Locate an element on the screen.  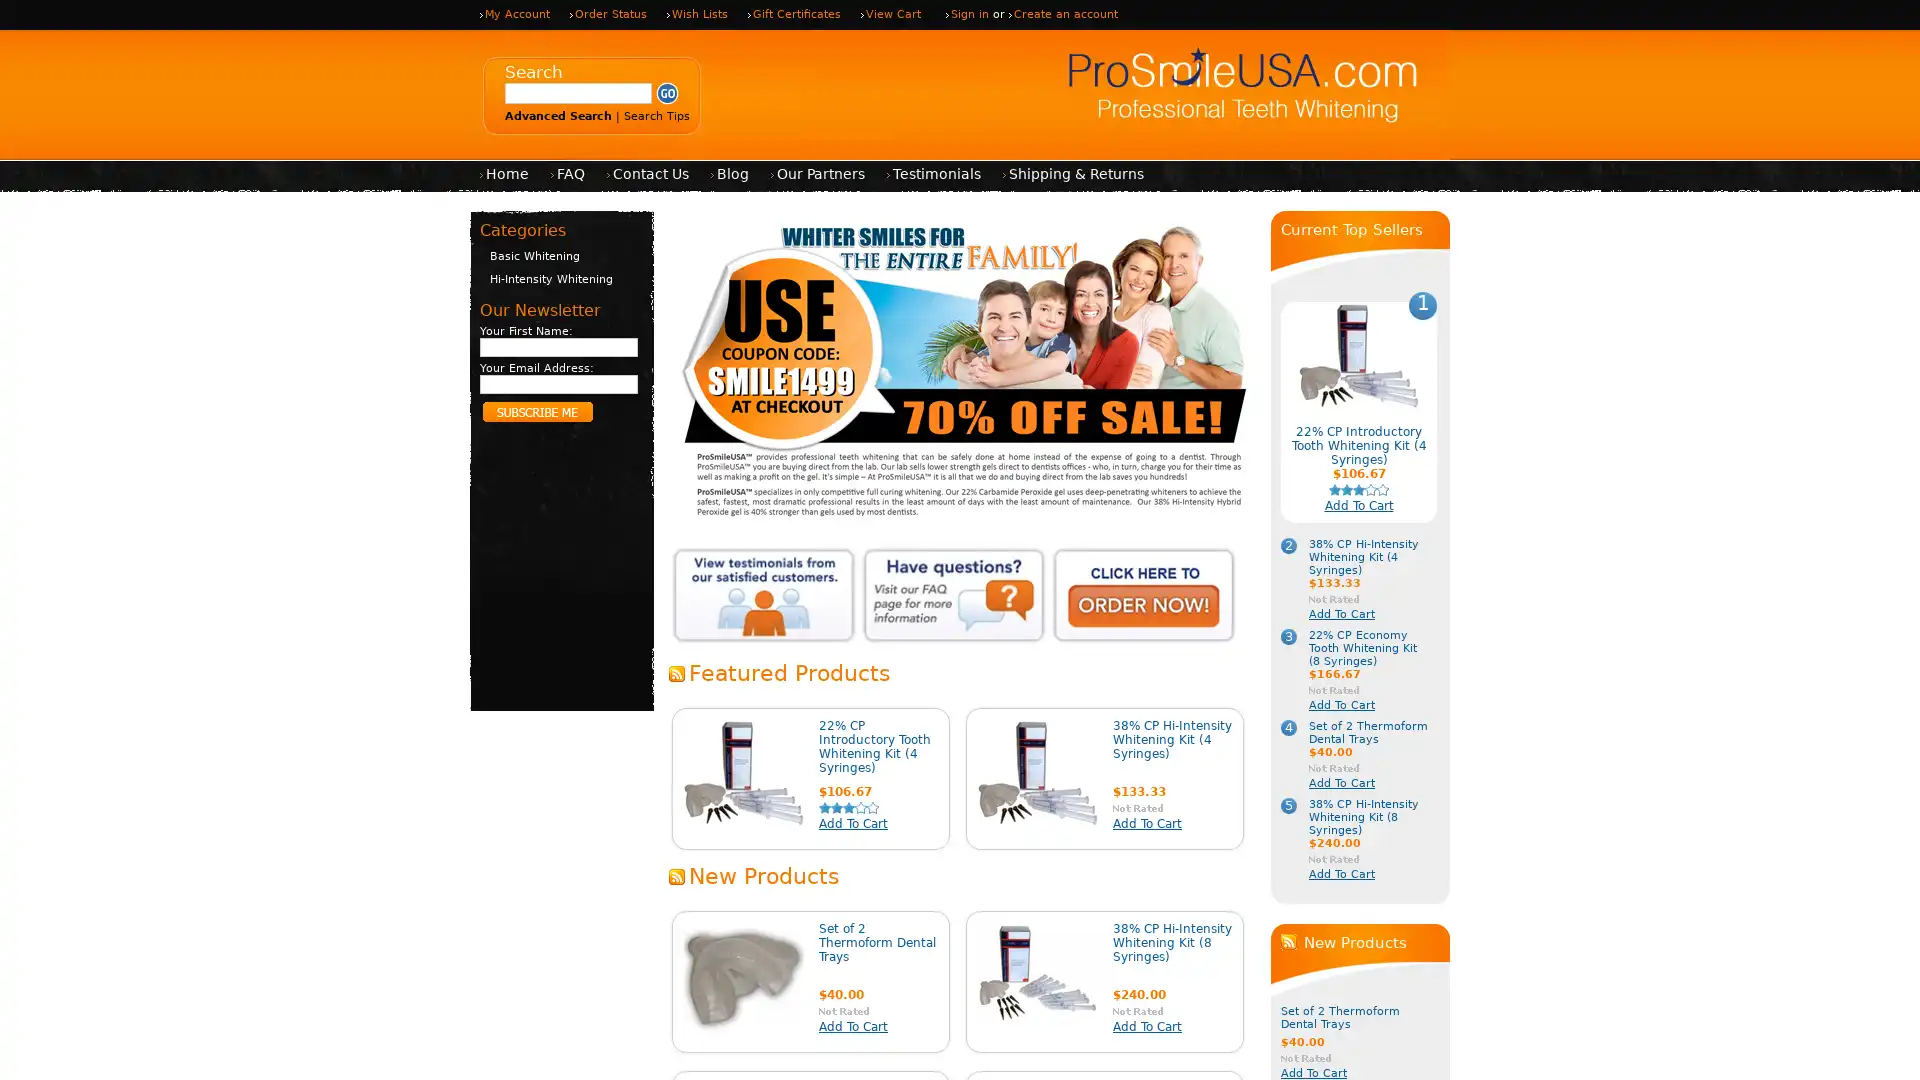
Submit is located at coordinates (667, 93).